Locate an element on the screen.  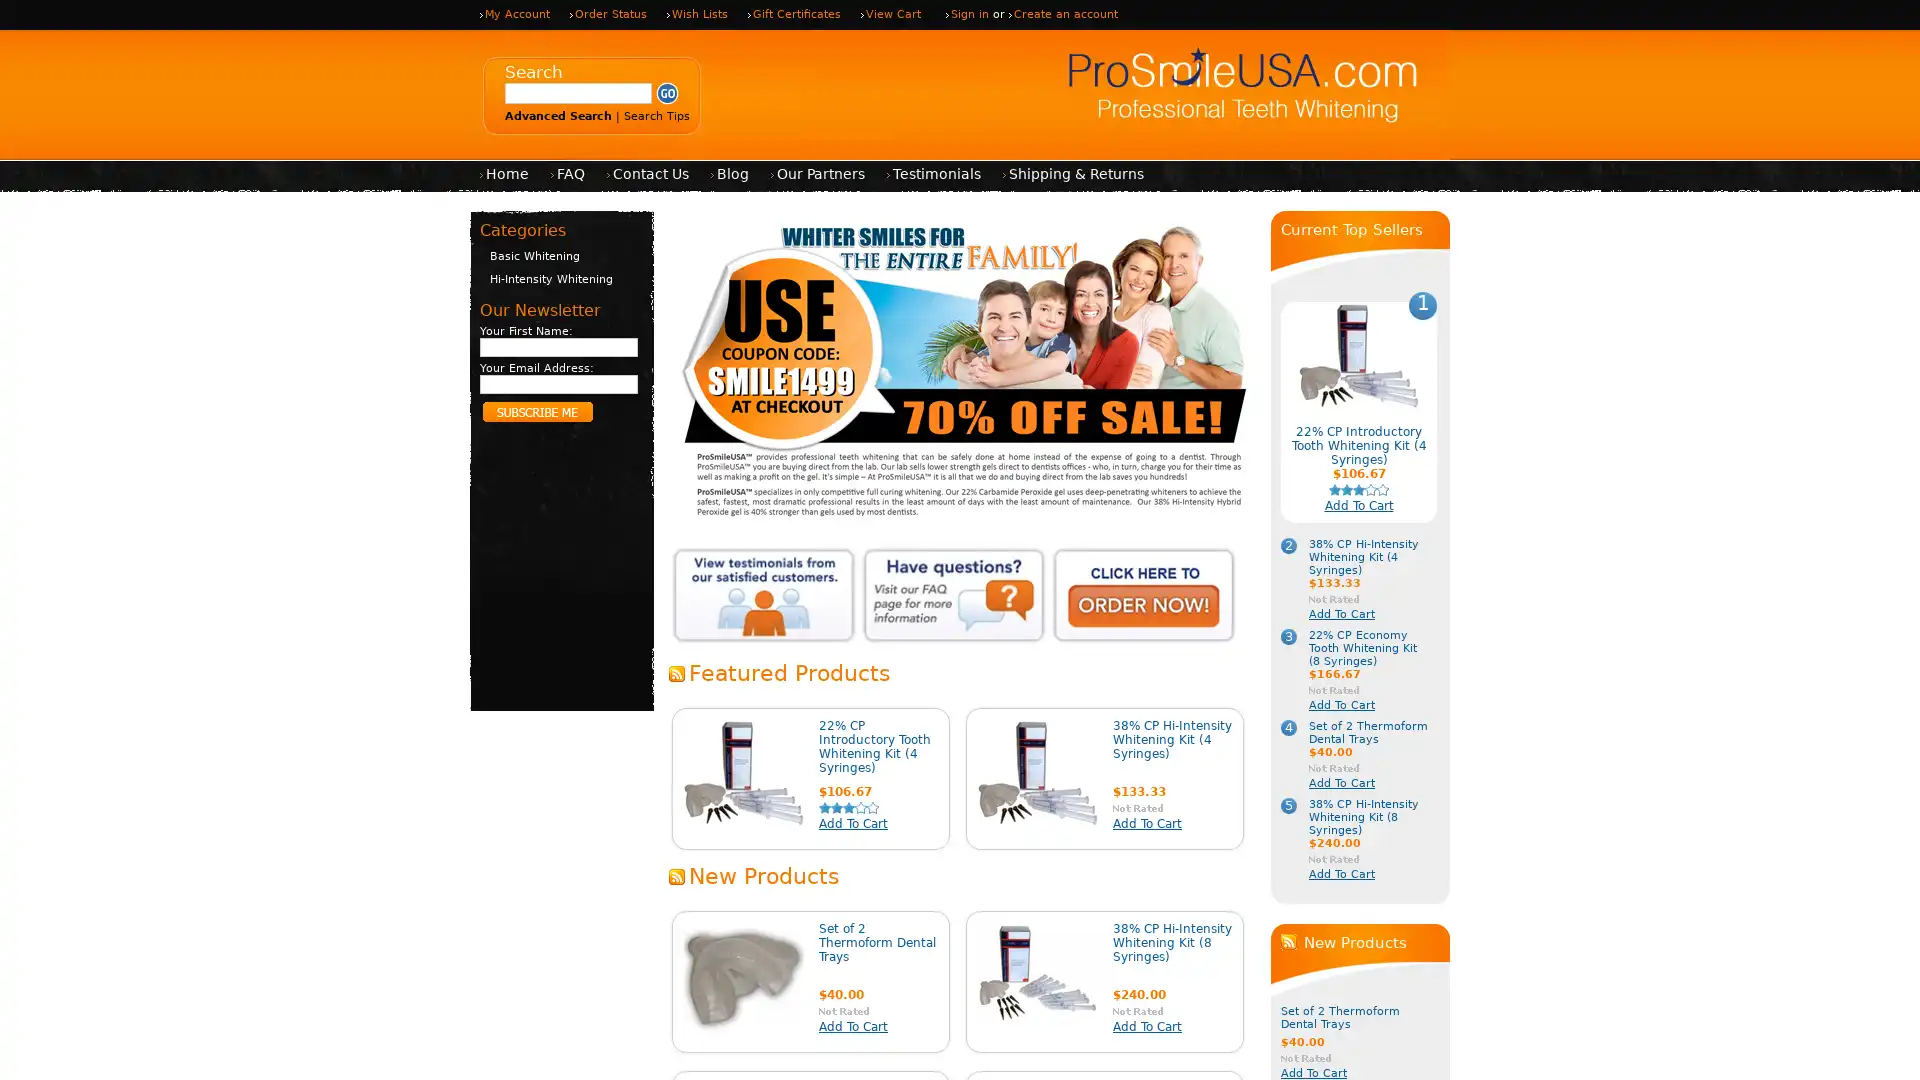
Submit is located at coordinates (667, 93).